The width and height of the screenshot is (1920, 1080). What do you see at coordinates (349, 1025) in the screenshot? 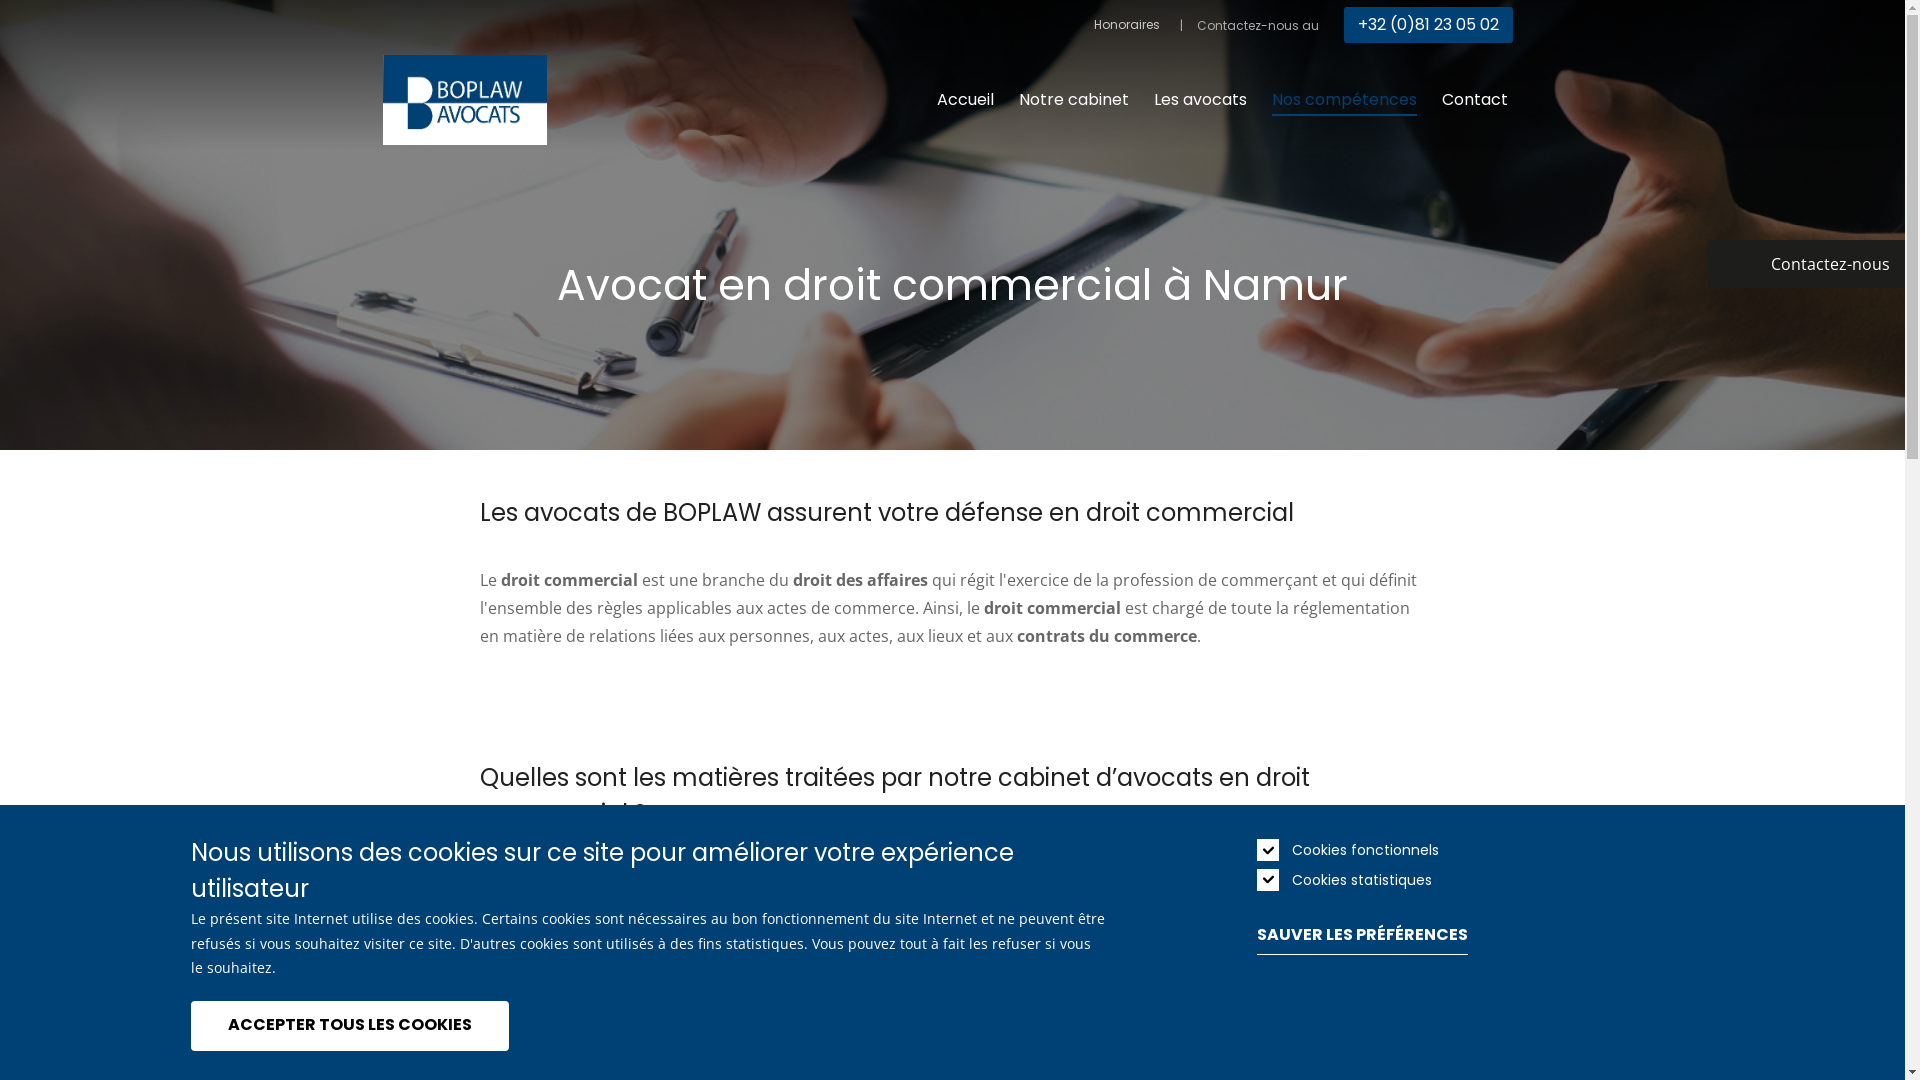
I see `'ACCEPTER TOUS LES COOKIES'` at bounding box center [349, 1025].